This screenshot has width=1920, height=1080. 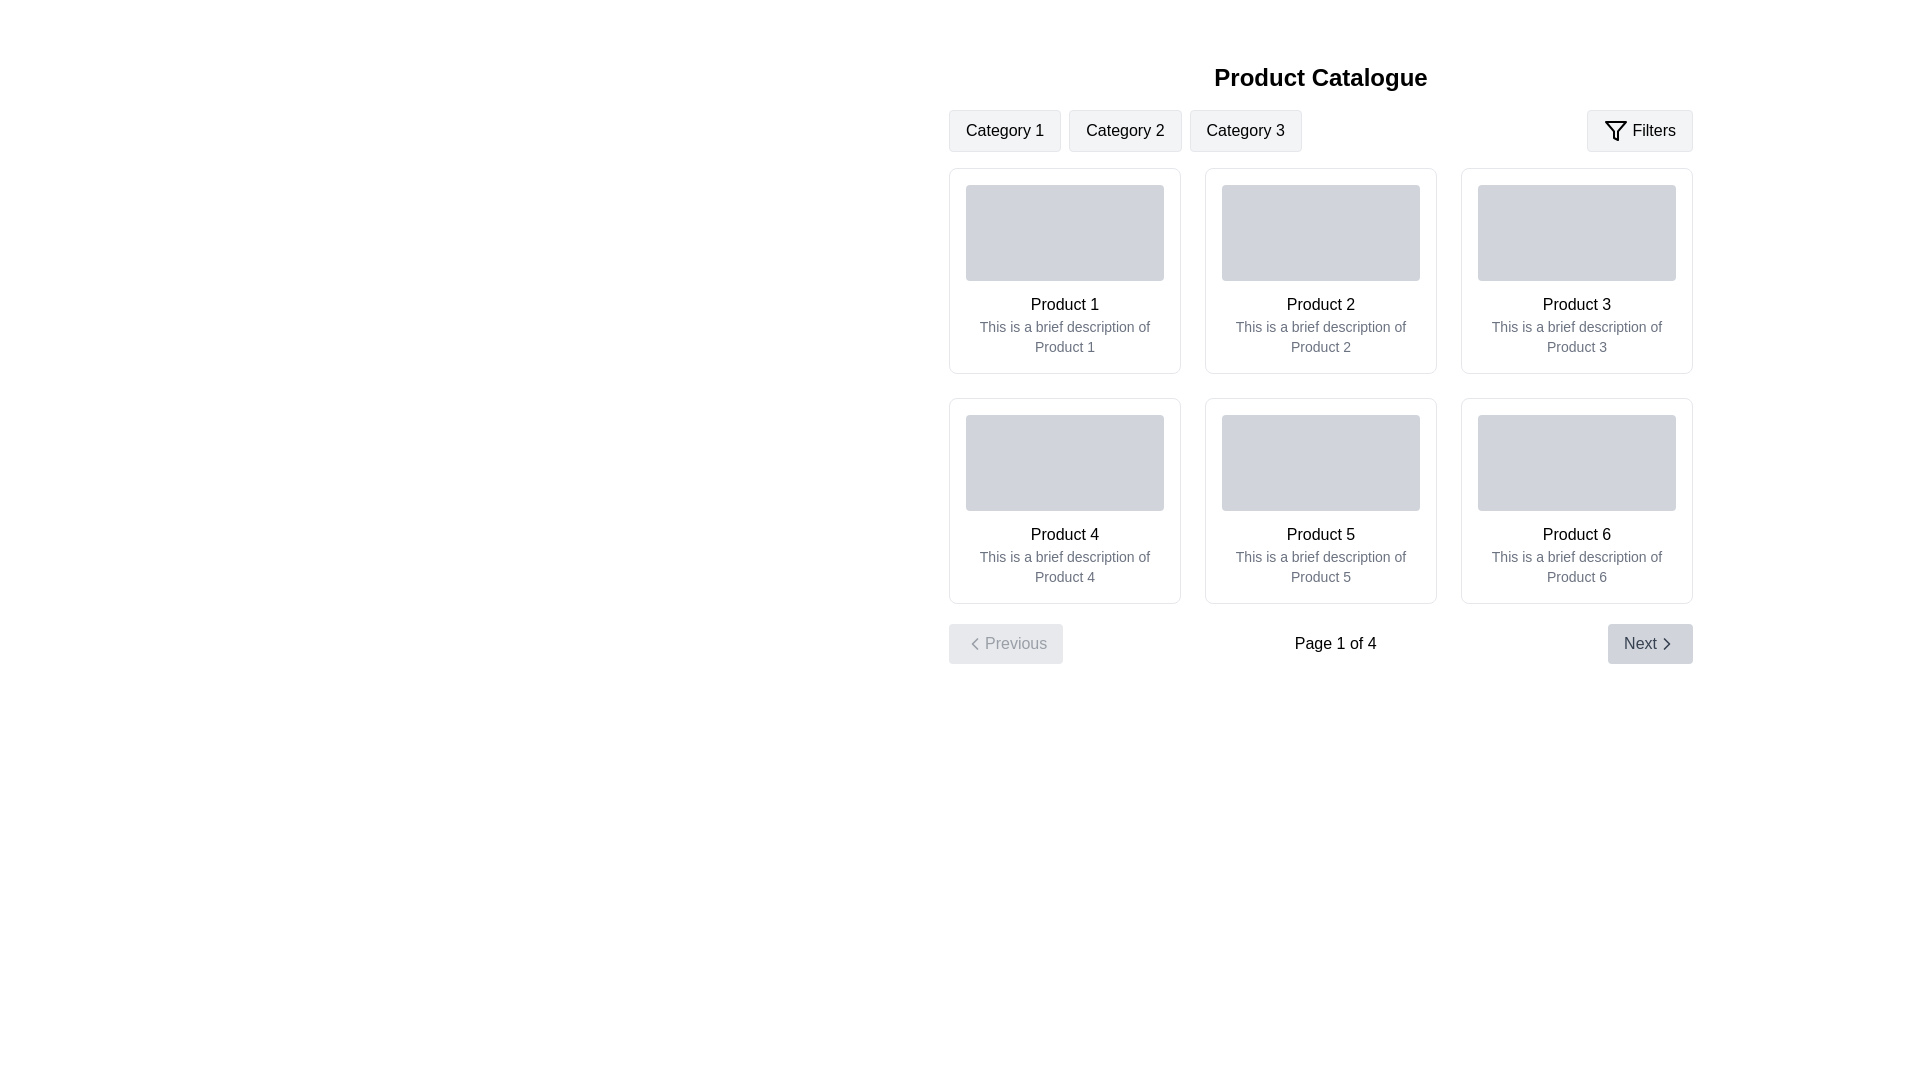 What do you see at coordinates (1125, 131) in the screenshot?
I see `the 'Category 2' button, which is a rectangular button with rounded corners and a light gray background, located between 'Category 1' and 'Category 3' in the interface` at bounding box center [1125, 131].